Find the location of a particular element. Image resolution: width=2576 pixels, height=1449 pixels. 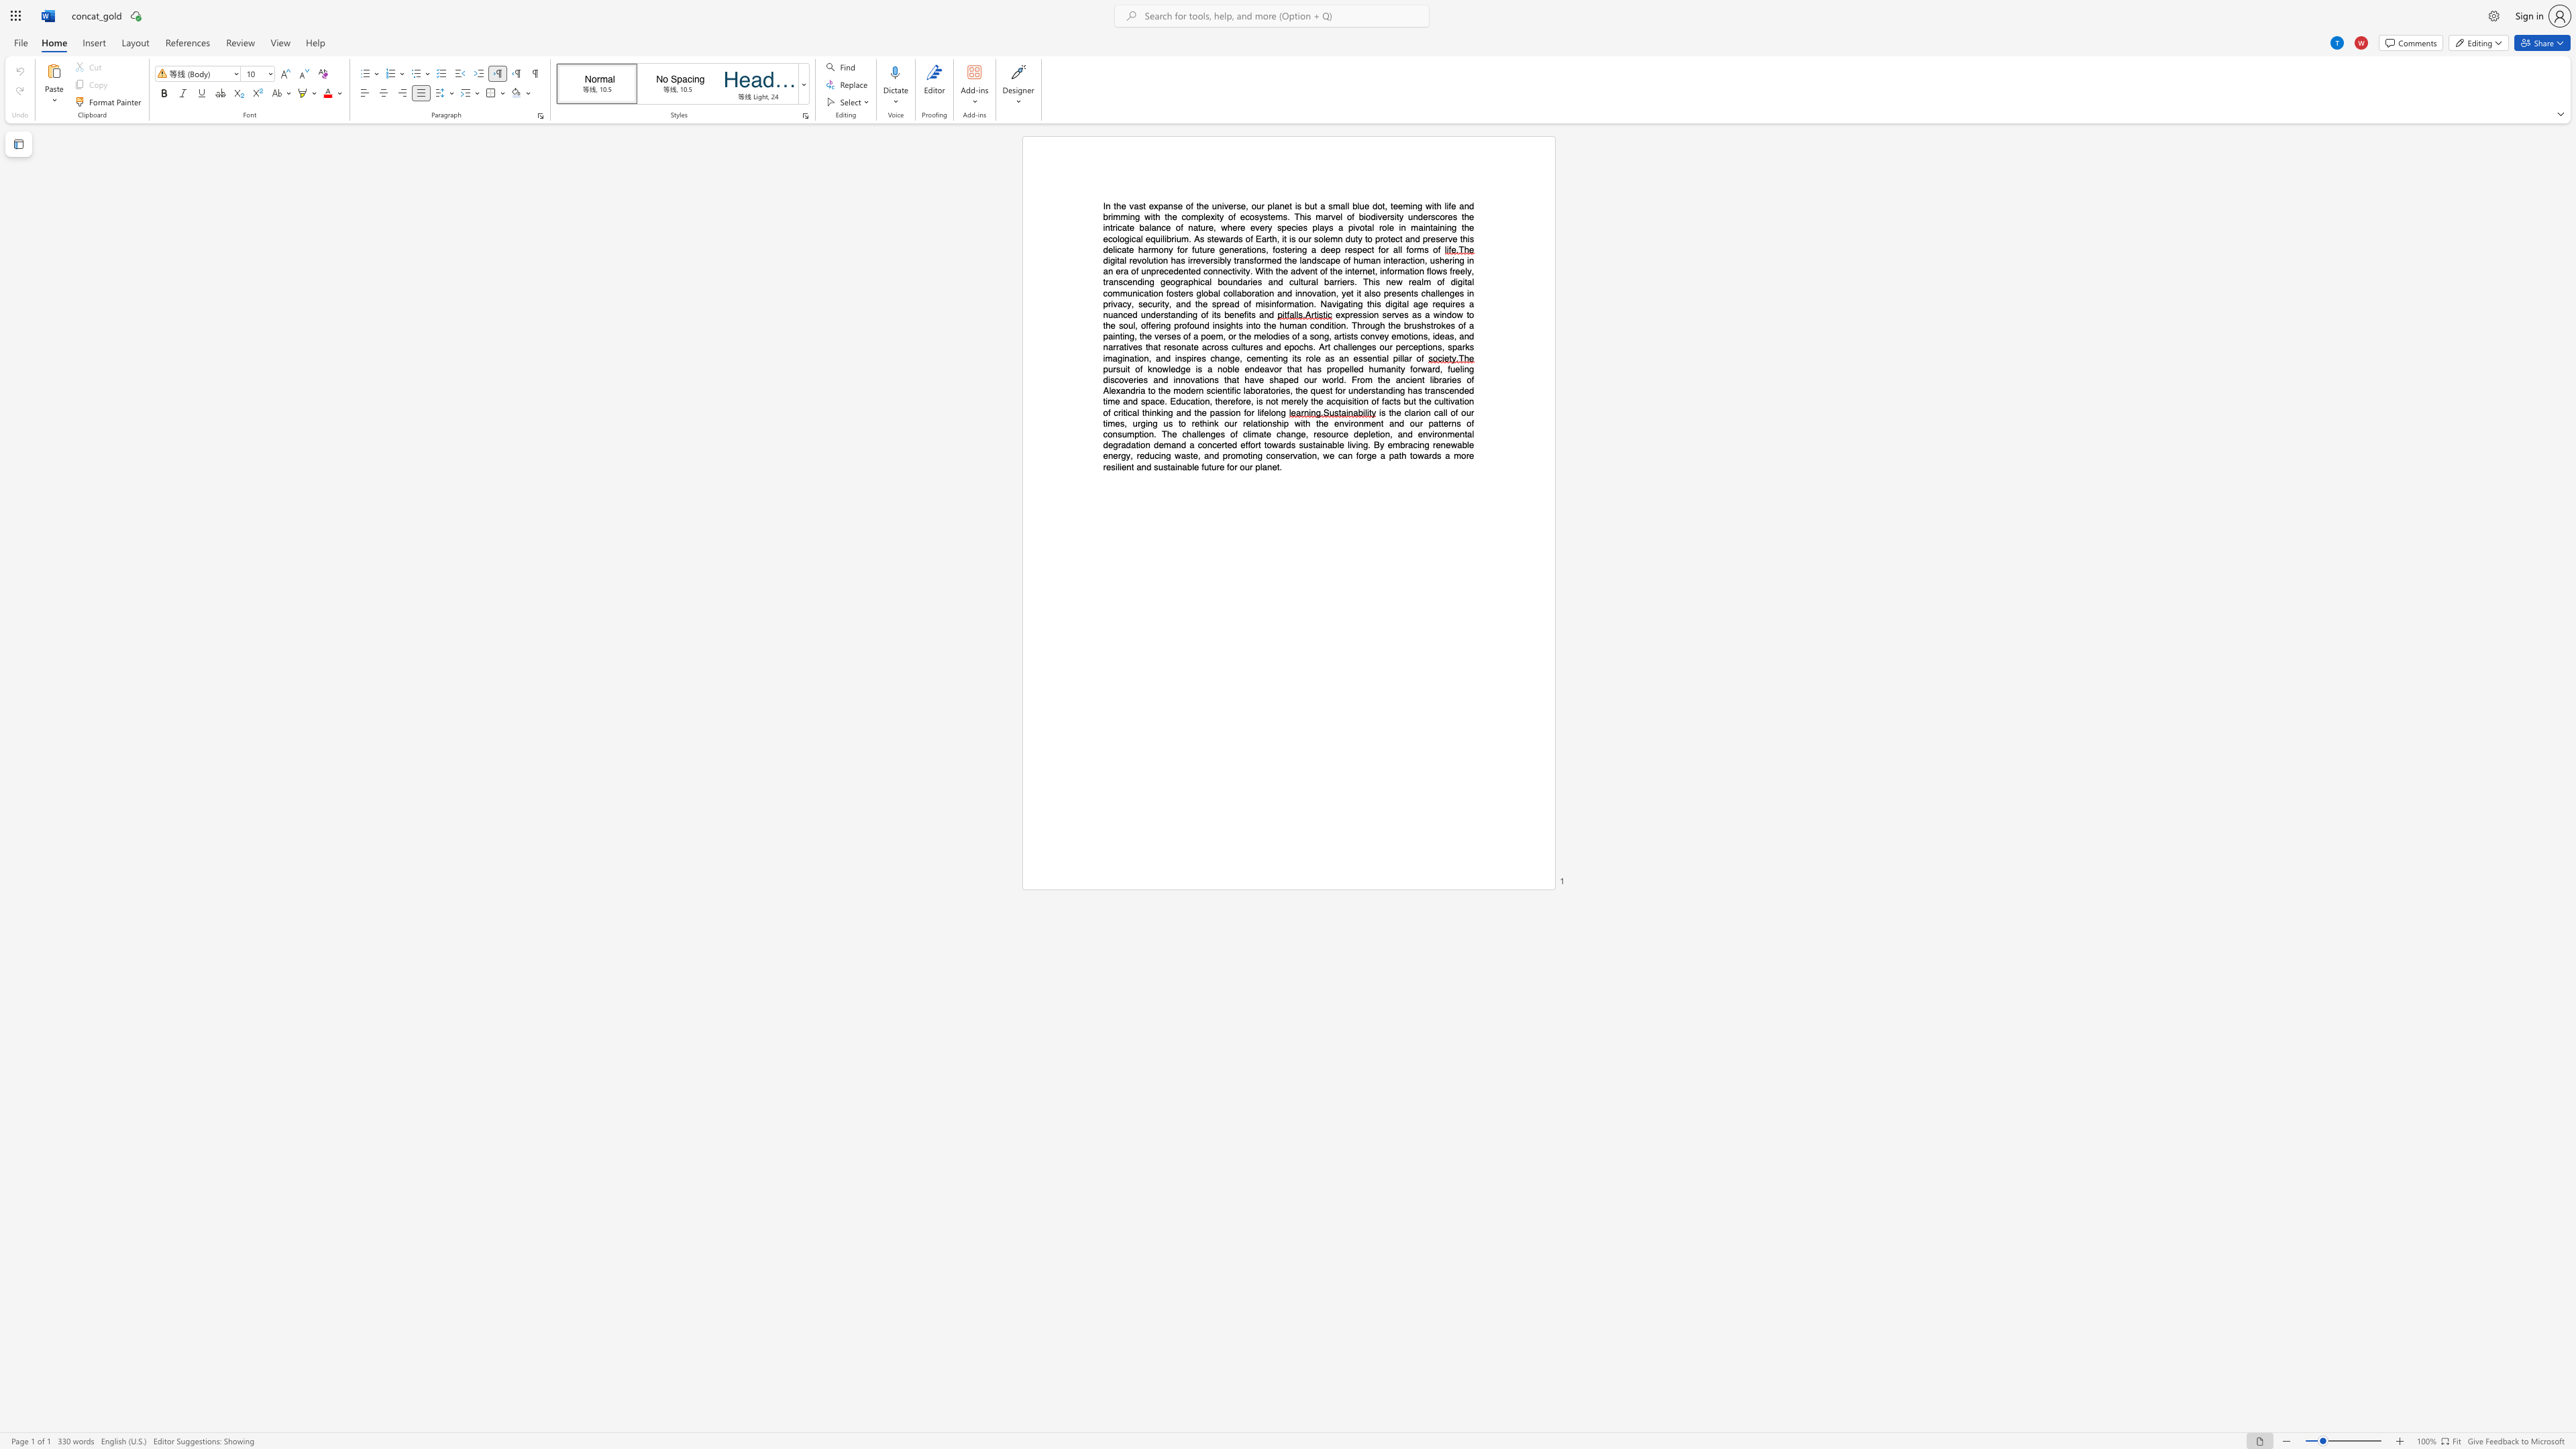

the subset text "our relationship with the environment and our patterns of consumption. The challenges of climate change, resource depletion, and environmental degradation demand a concerted effort towards sustainable living. By embracing renewable energy, reducing waste, and promoting conservation, we can forge a p" within the text "is the clarion call of our times, urging us to rethink our relationship with the environment and our patterns of consumption. The challenges of climate change, resource depletion, and environmental degradation demand a concerted effort towards sustainable living. By embracing renewable energy, reducing waste, and promoting conservation, we can forge a path towards a more resilient and sustainable future for our planet." is located at coordinates (1224, 422).